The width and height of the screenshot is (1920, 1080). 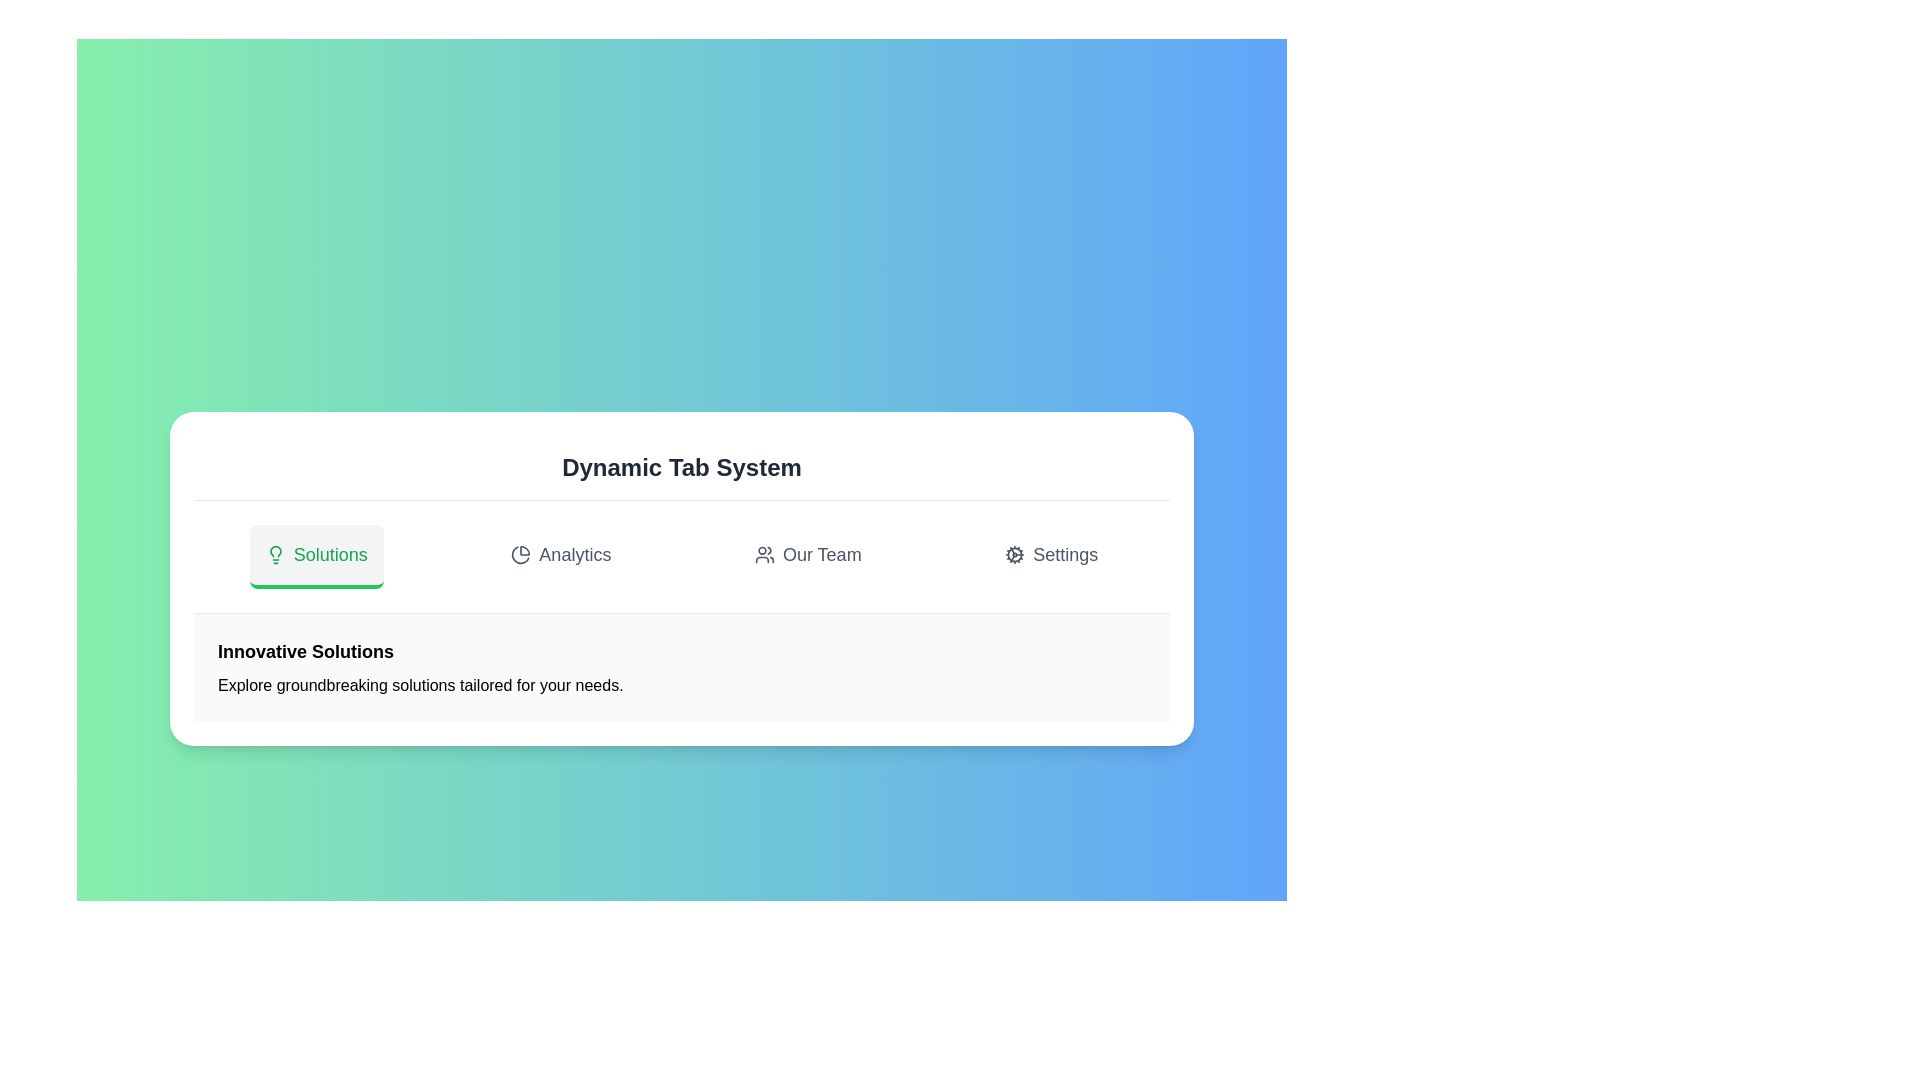 What do you see at coordinates (521, 555) in the screenshot?
I see `the curved segment of the pie chart icon located in the top-right corner of the 'Analytics' tab` at bounding box center [521, 555].